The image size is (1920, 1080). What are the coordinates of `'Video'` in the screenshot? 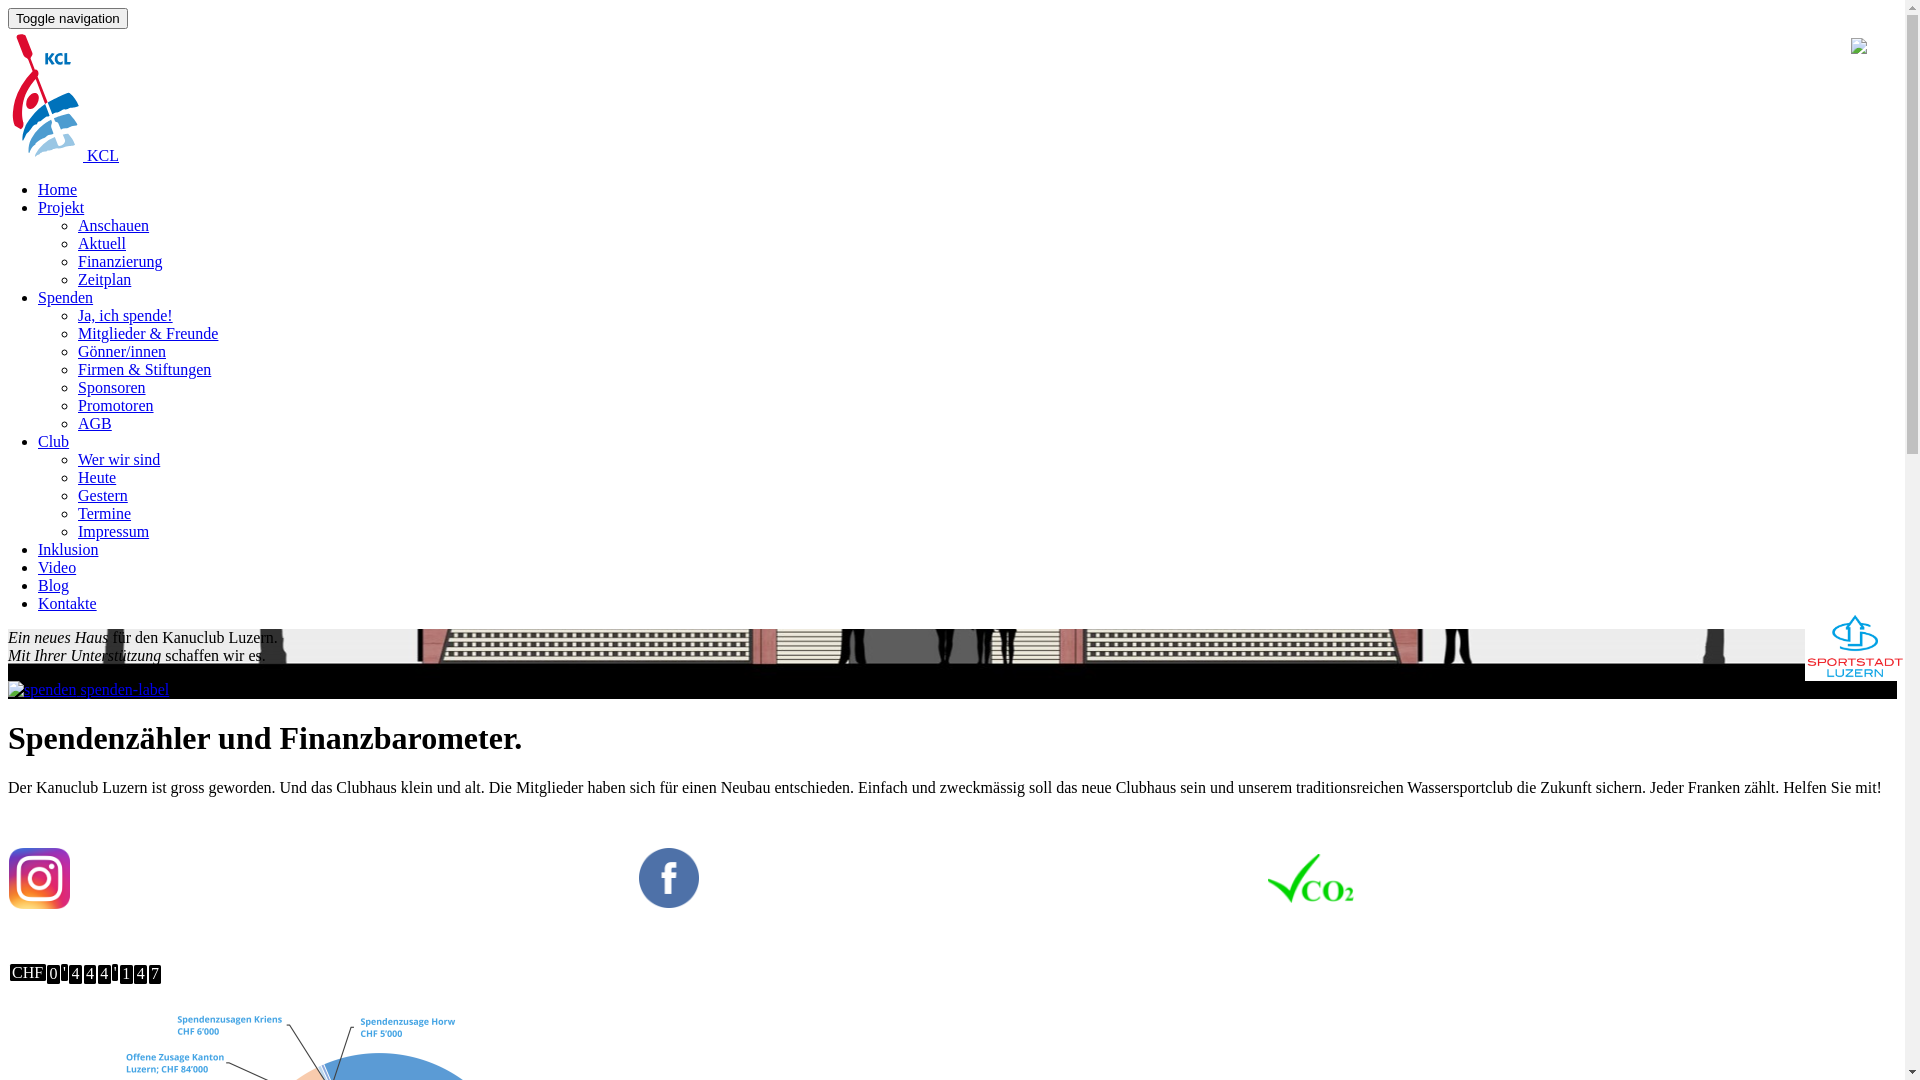 It's located at (57, 567).